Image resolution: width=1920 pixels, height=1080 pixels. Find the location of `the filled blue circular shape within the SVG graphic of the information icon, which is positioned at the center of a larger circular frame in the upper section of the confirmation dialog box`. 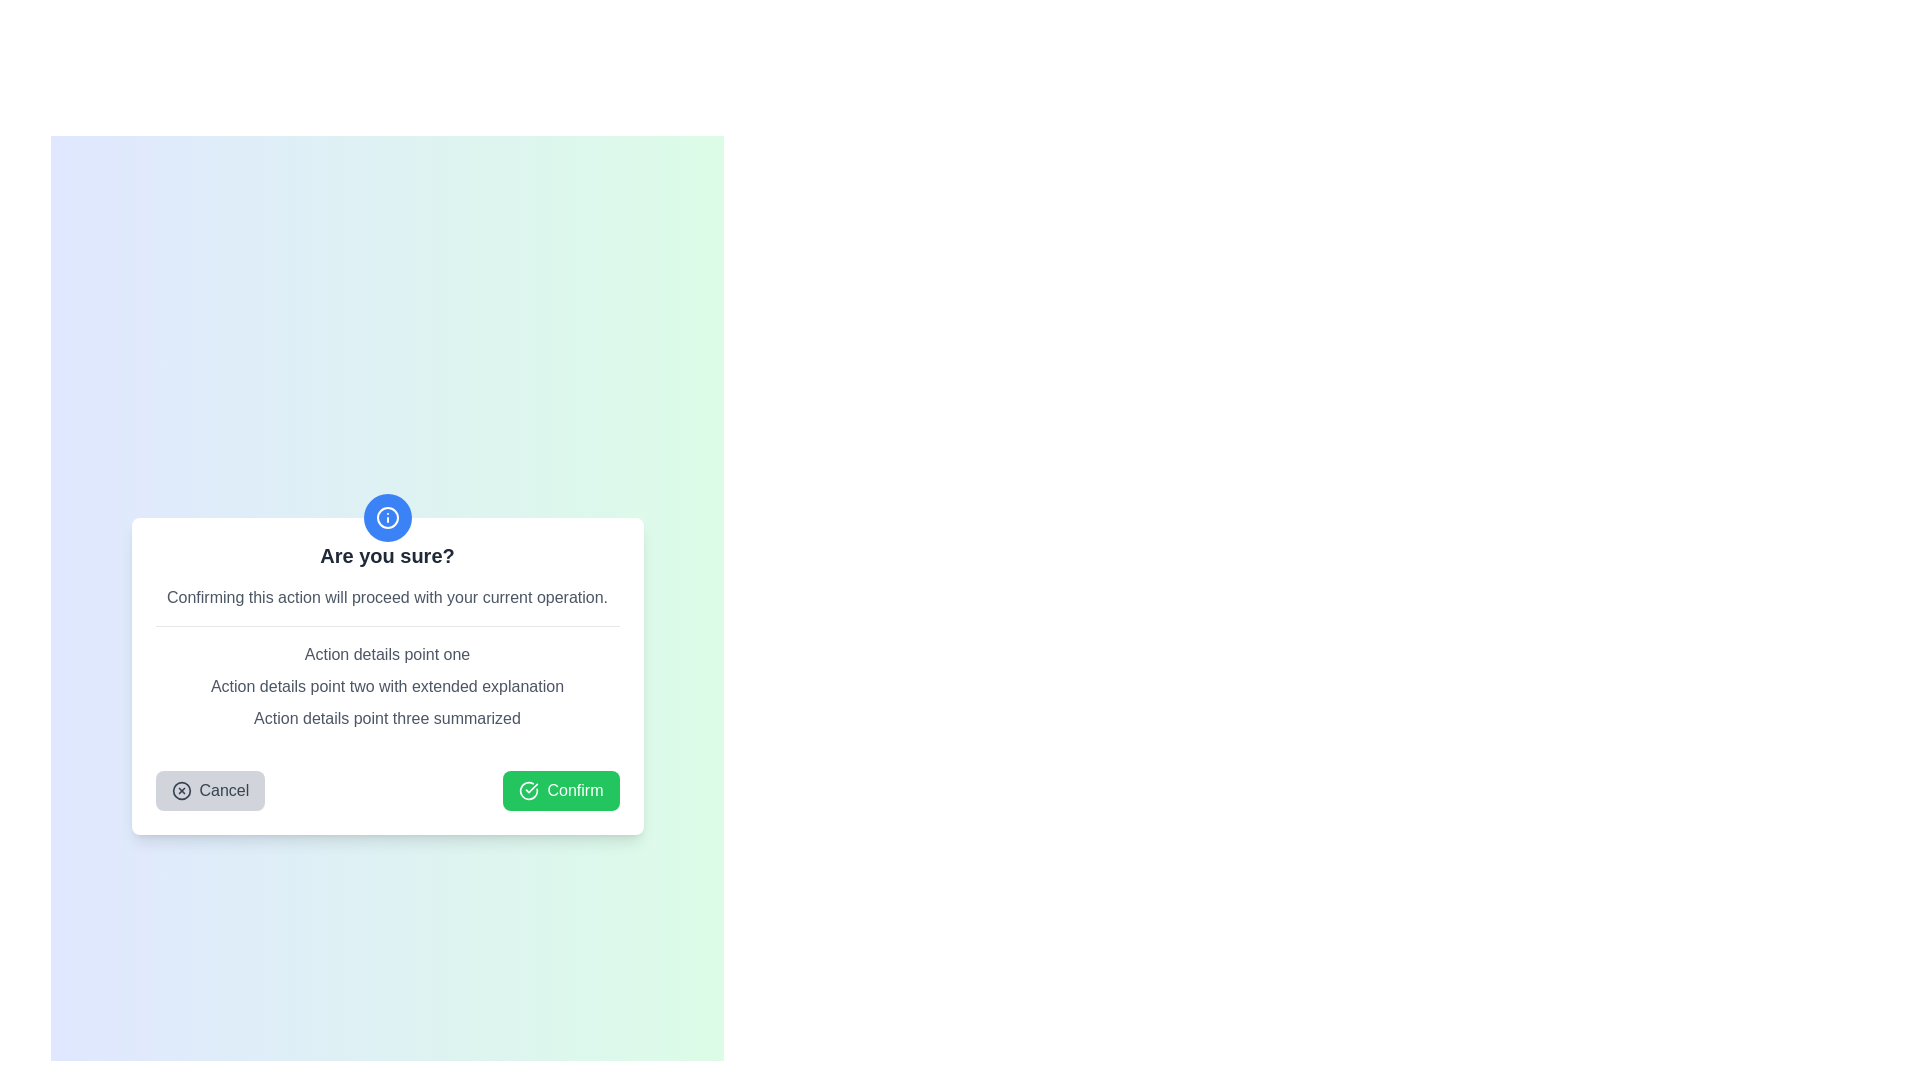

the filled blue circular shape within the SVG graphic of the information icon, which is positioned at the center of a larger circular frame in the upper section of the confirmation dialog box is located at coordinates (387, 516).